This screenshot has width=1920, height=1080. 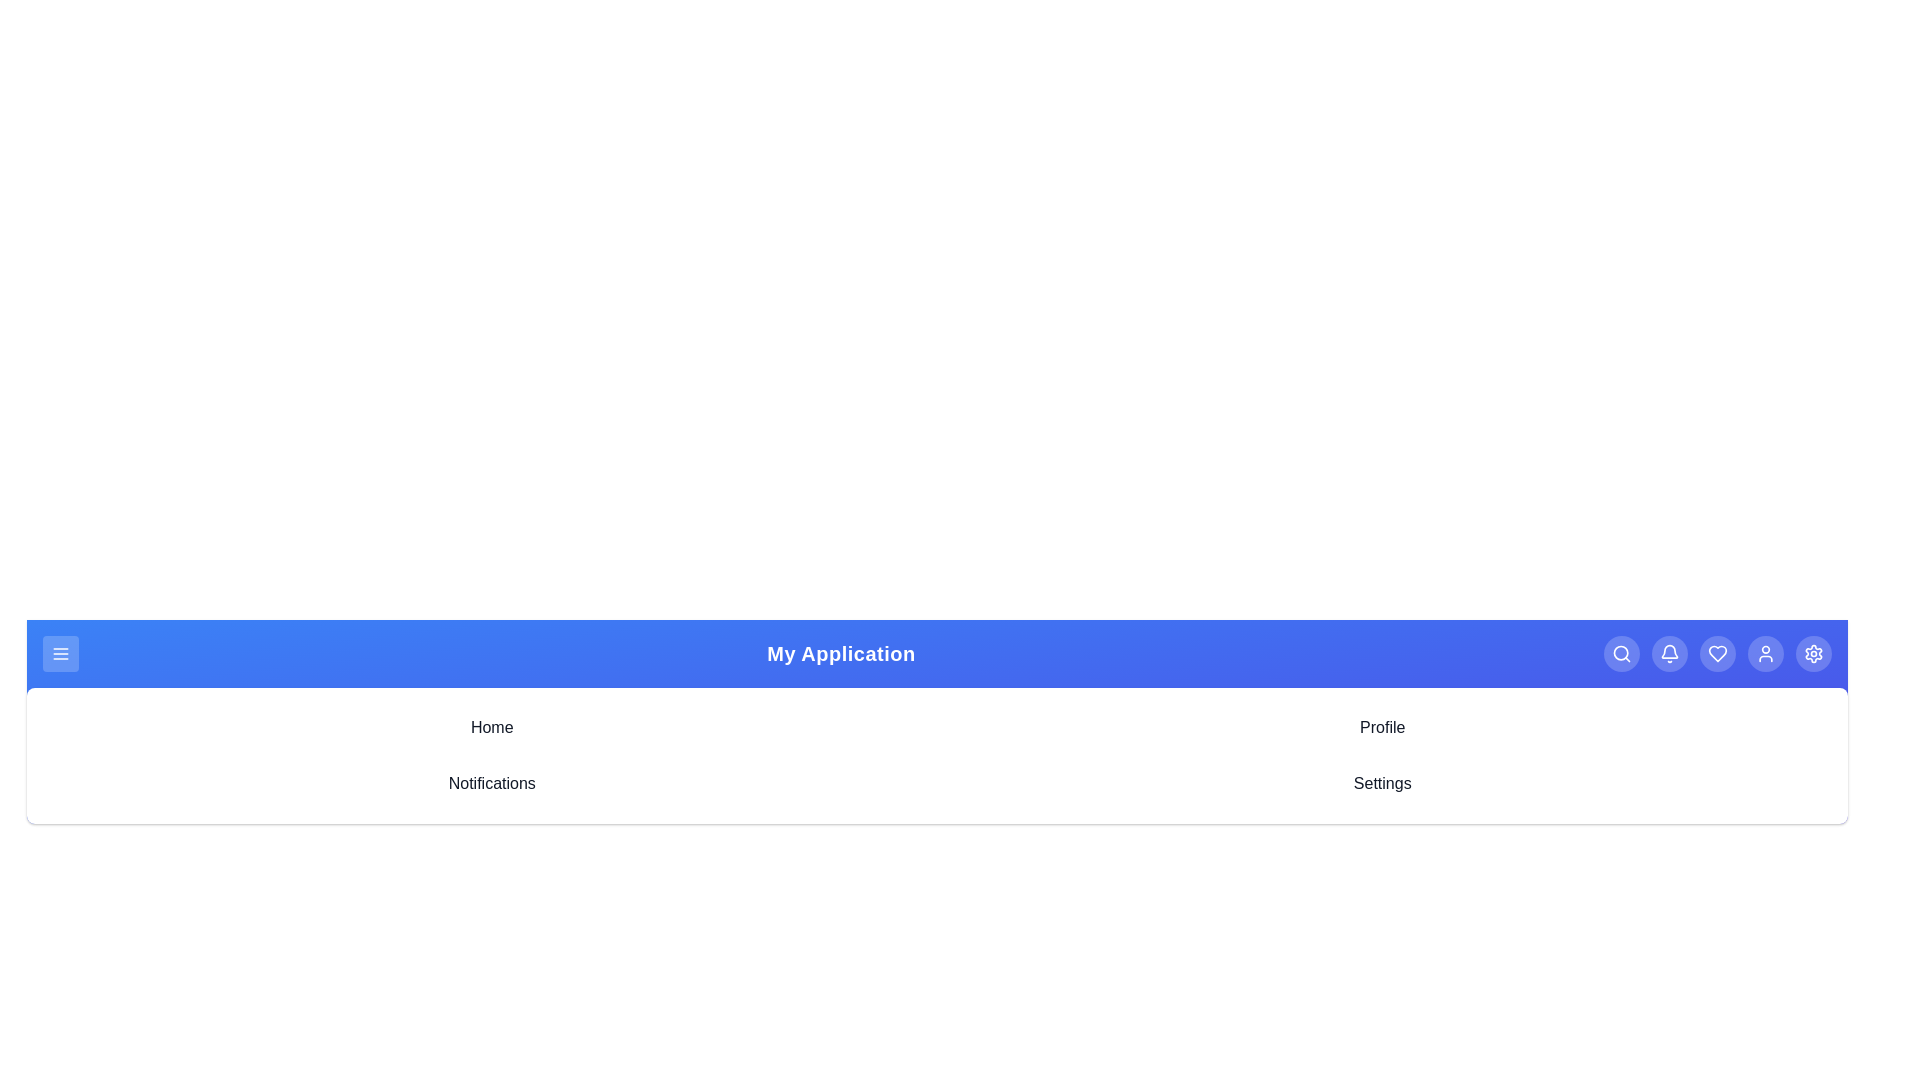 I want to click on the search icon to activate the search functionality, so click(x=1622, y=654).